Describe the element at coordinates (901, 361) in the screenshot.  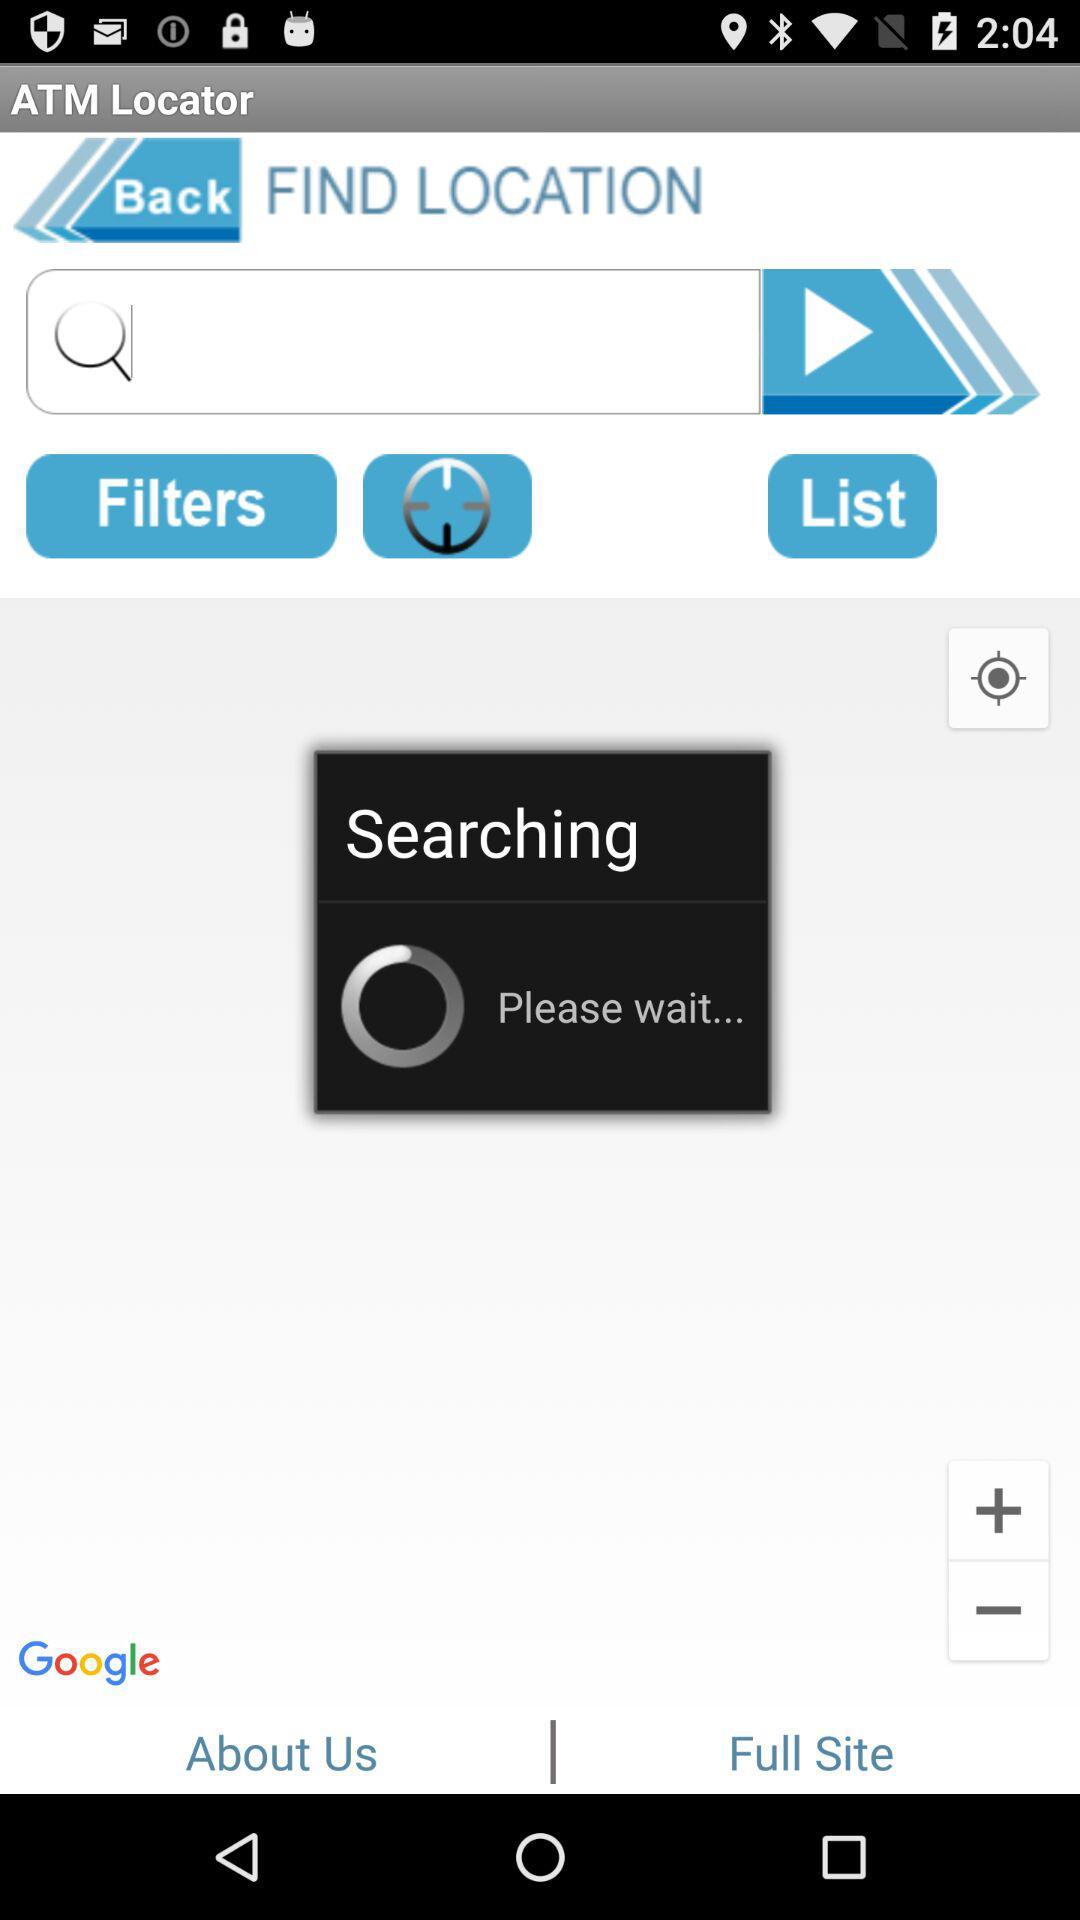
I see `the skip_next icon` at that location.